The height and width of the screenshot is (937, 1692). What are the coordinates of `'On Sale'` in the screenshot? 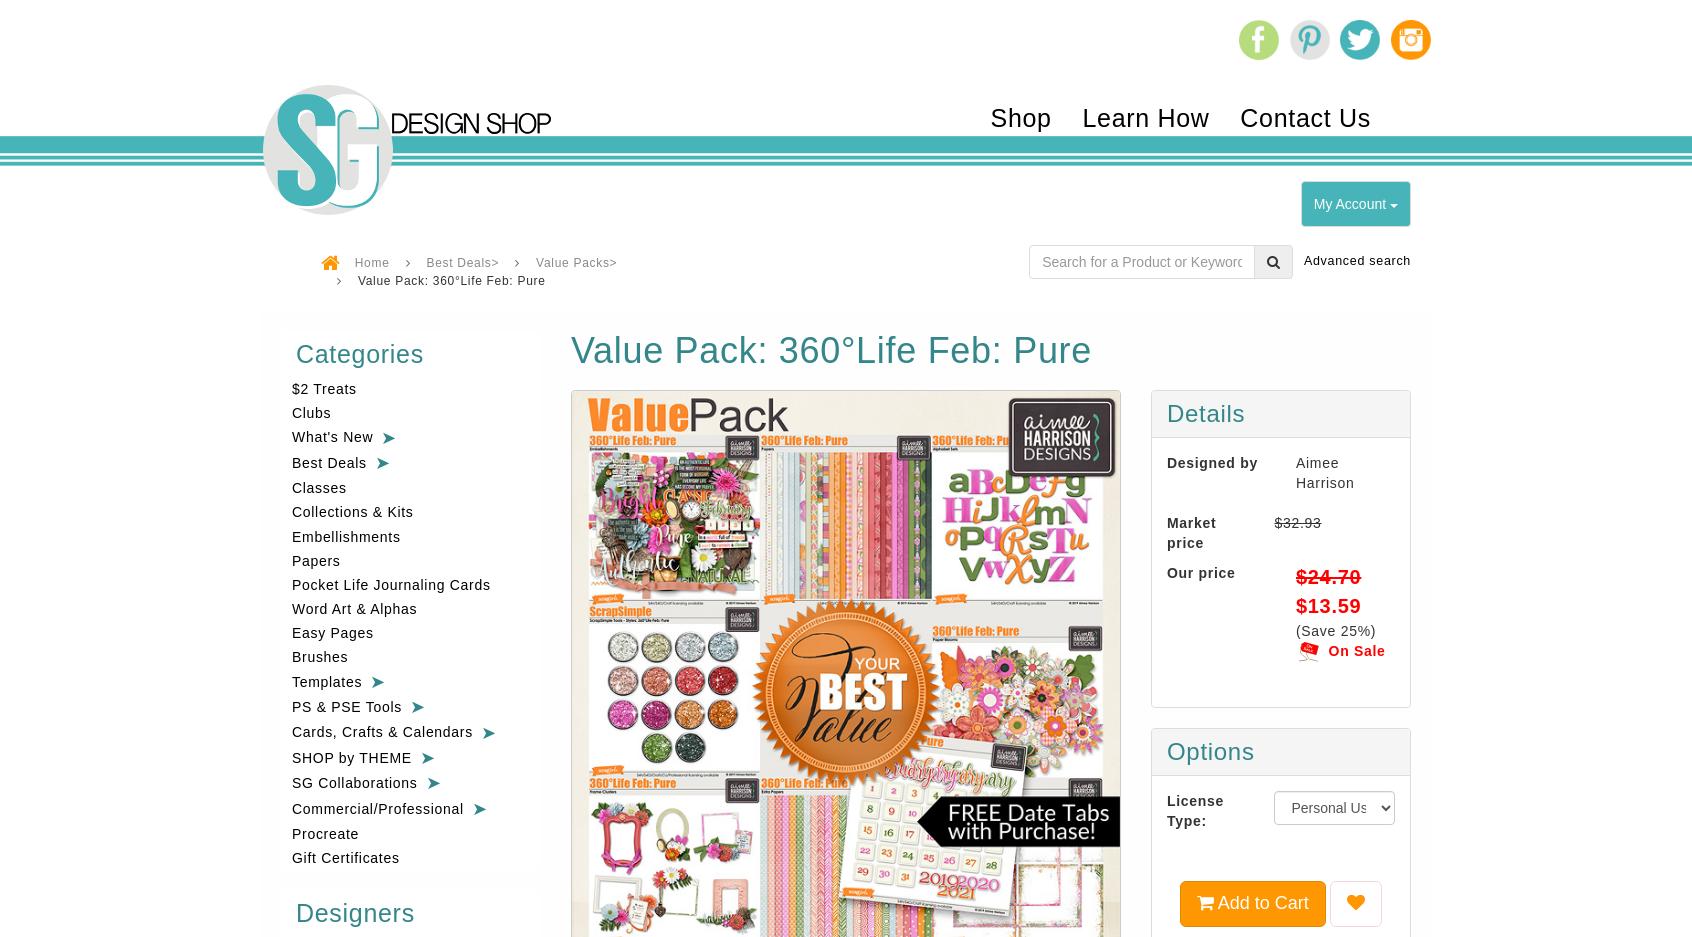 It's located at (1356, 648).